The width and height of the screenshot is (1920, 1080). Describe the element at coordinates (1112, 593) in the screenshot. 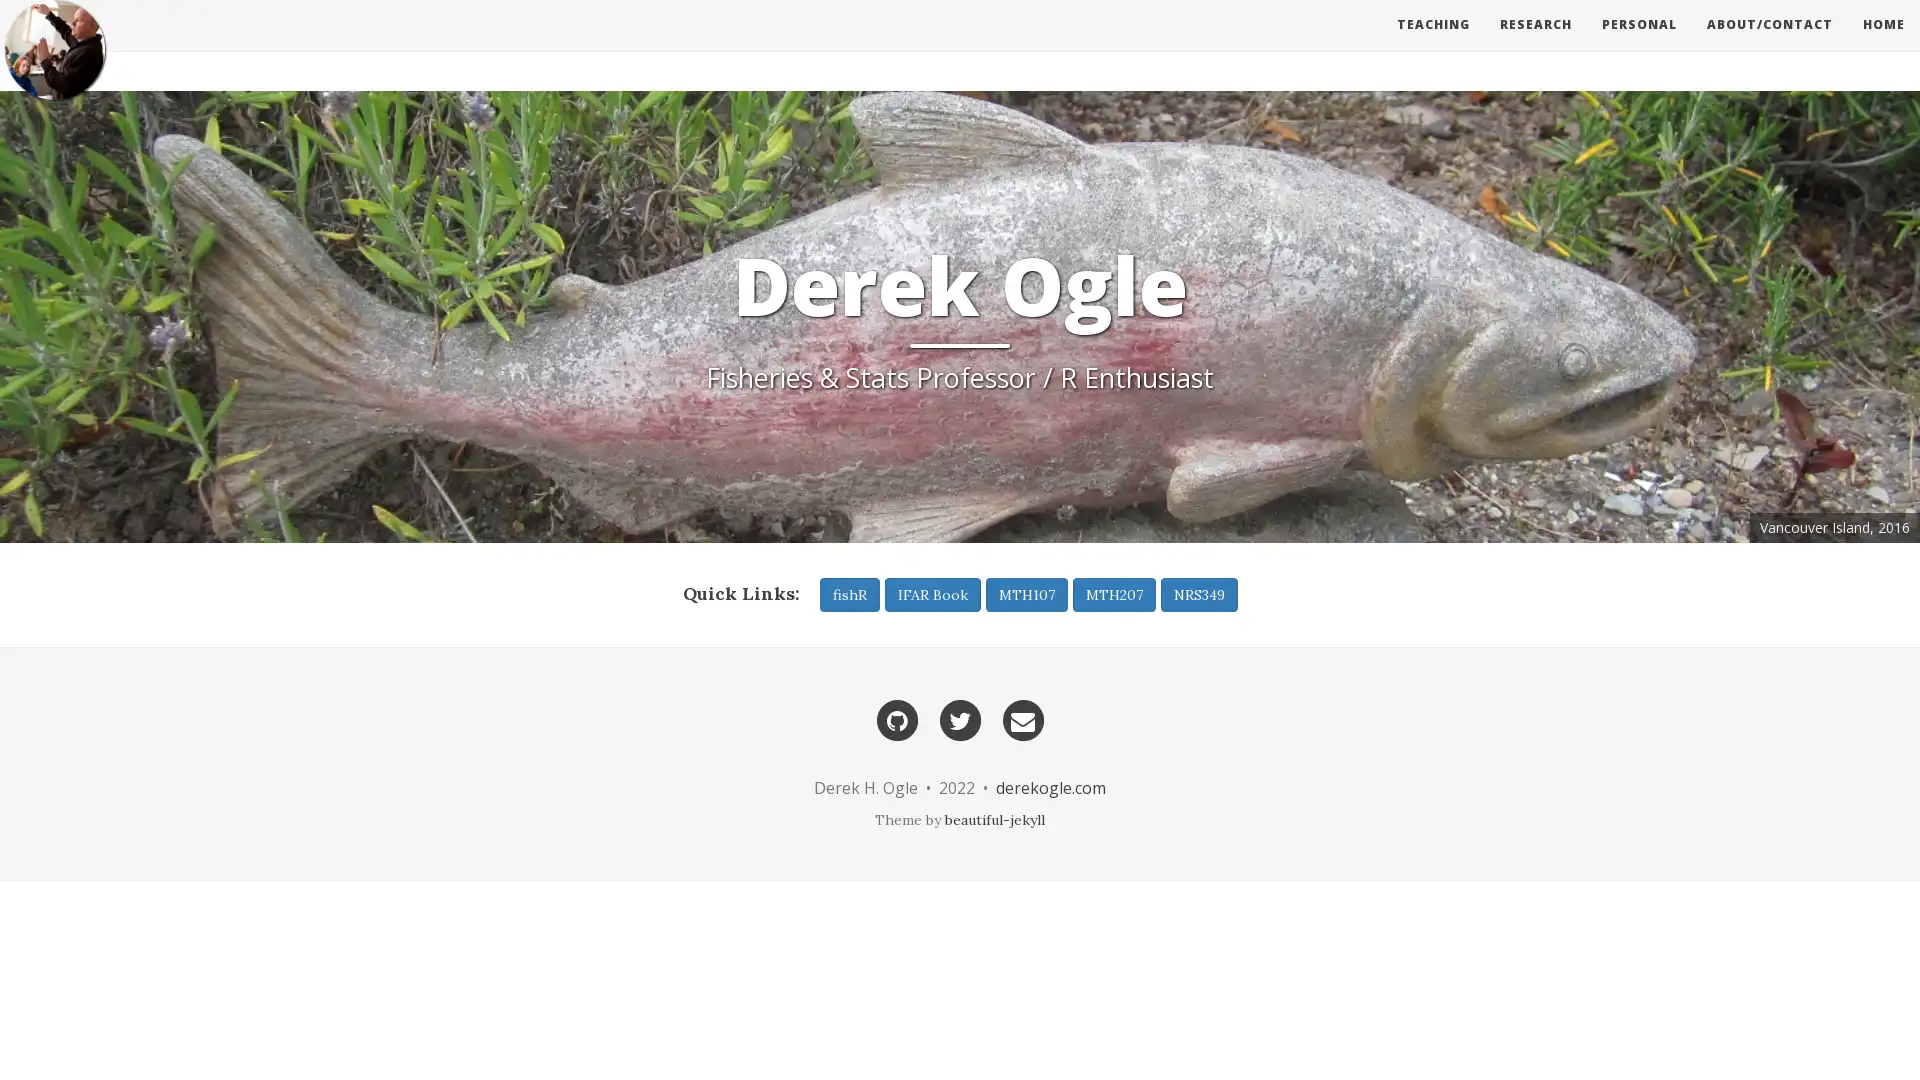

I see `MTH207` at that location.